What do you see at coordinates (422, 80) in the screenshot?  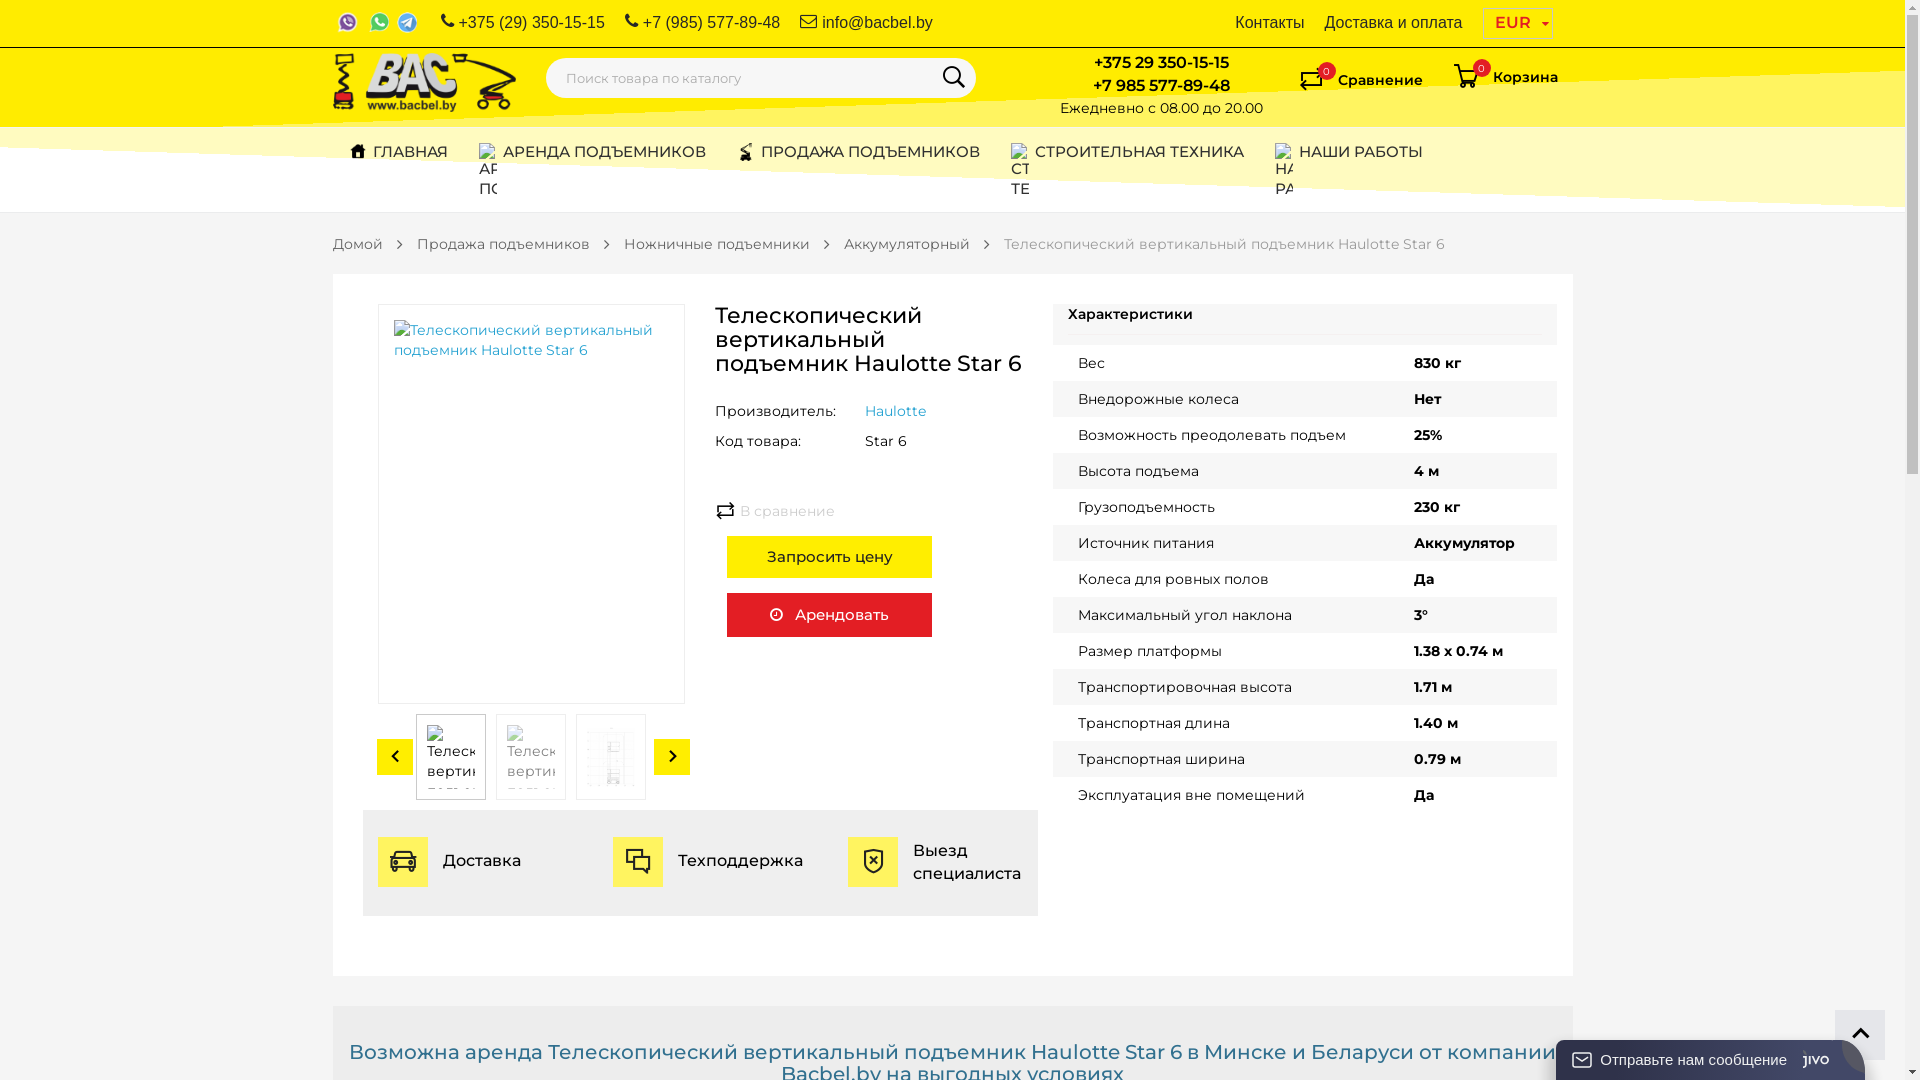 I see `'bacbel.by'` at bounding box center [422, 80].